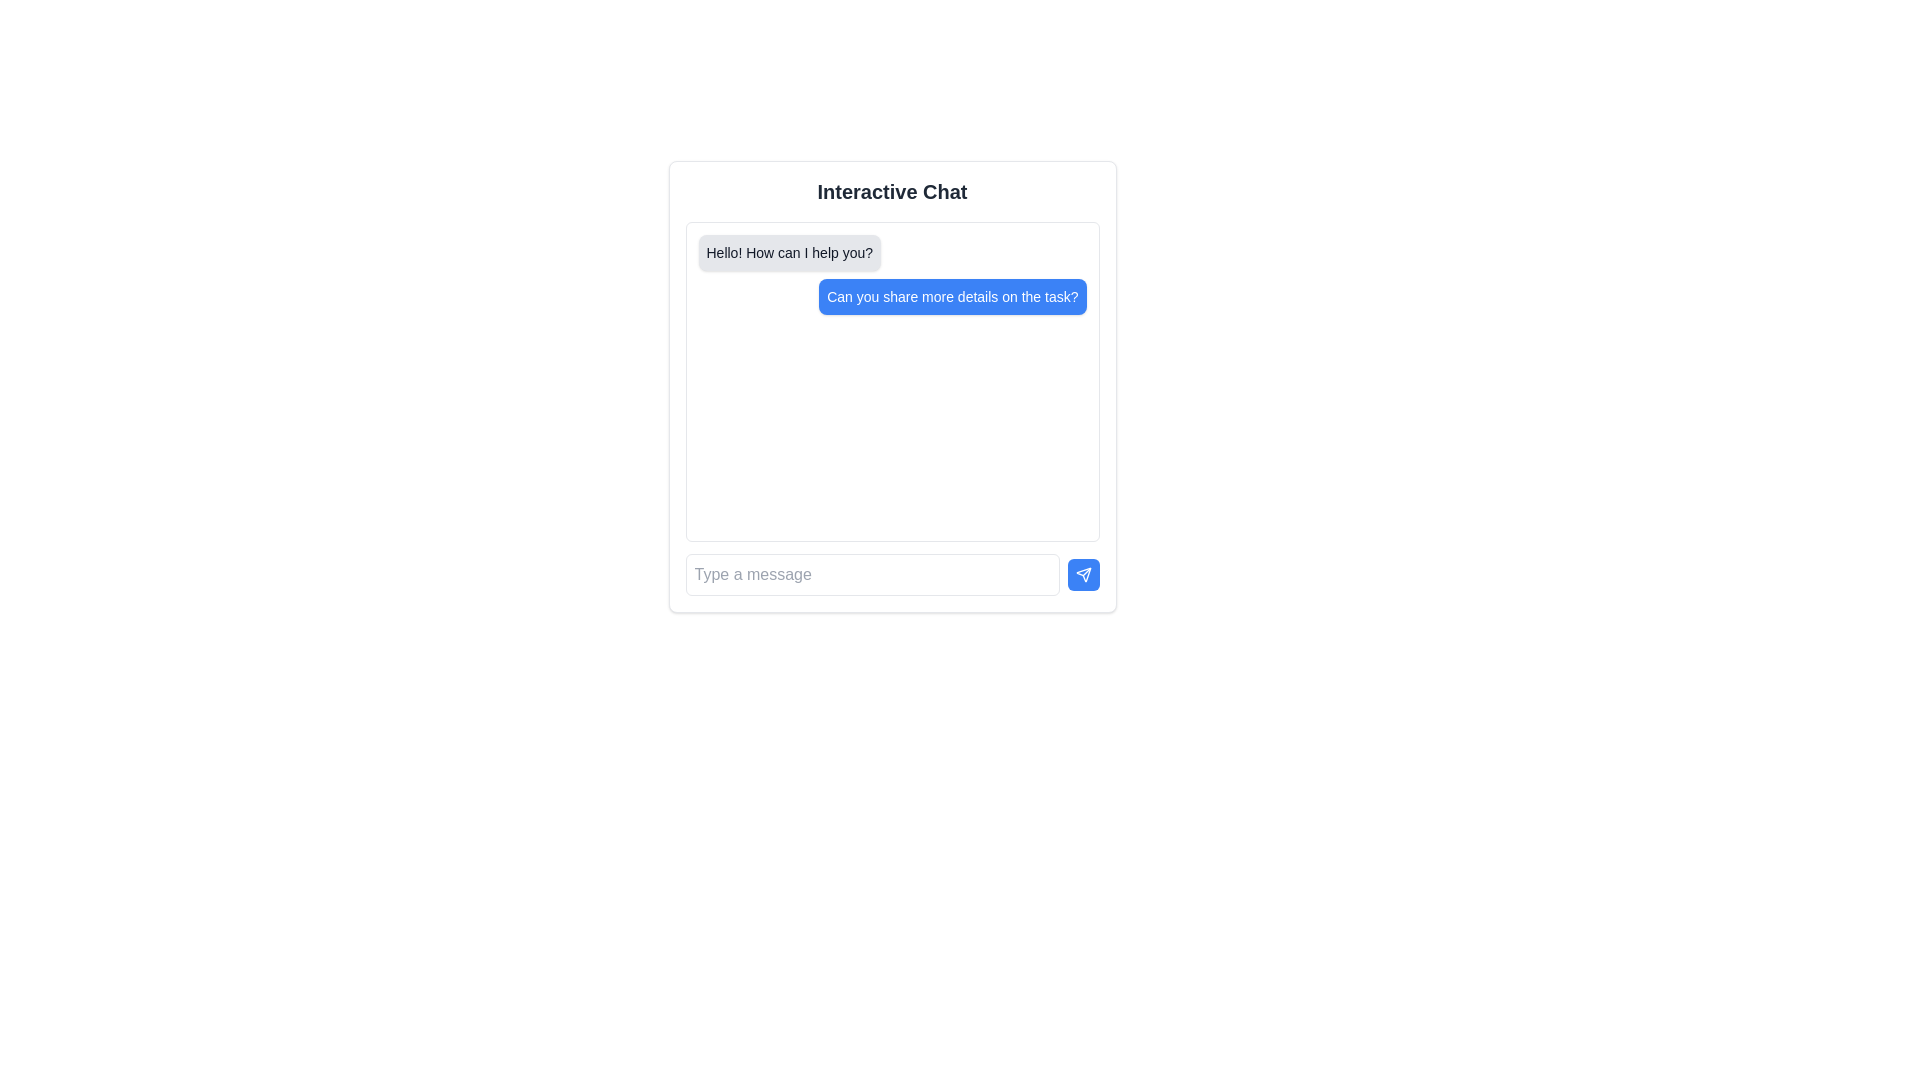 The height and width of the screenshot is (1080, 1920). What do you see at coordinates (1082, 574) in the screenshot?
I see `the send message icon located on the bottom-right edge of the chat interface` at bounding box center [1082, 574].